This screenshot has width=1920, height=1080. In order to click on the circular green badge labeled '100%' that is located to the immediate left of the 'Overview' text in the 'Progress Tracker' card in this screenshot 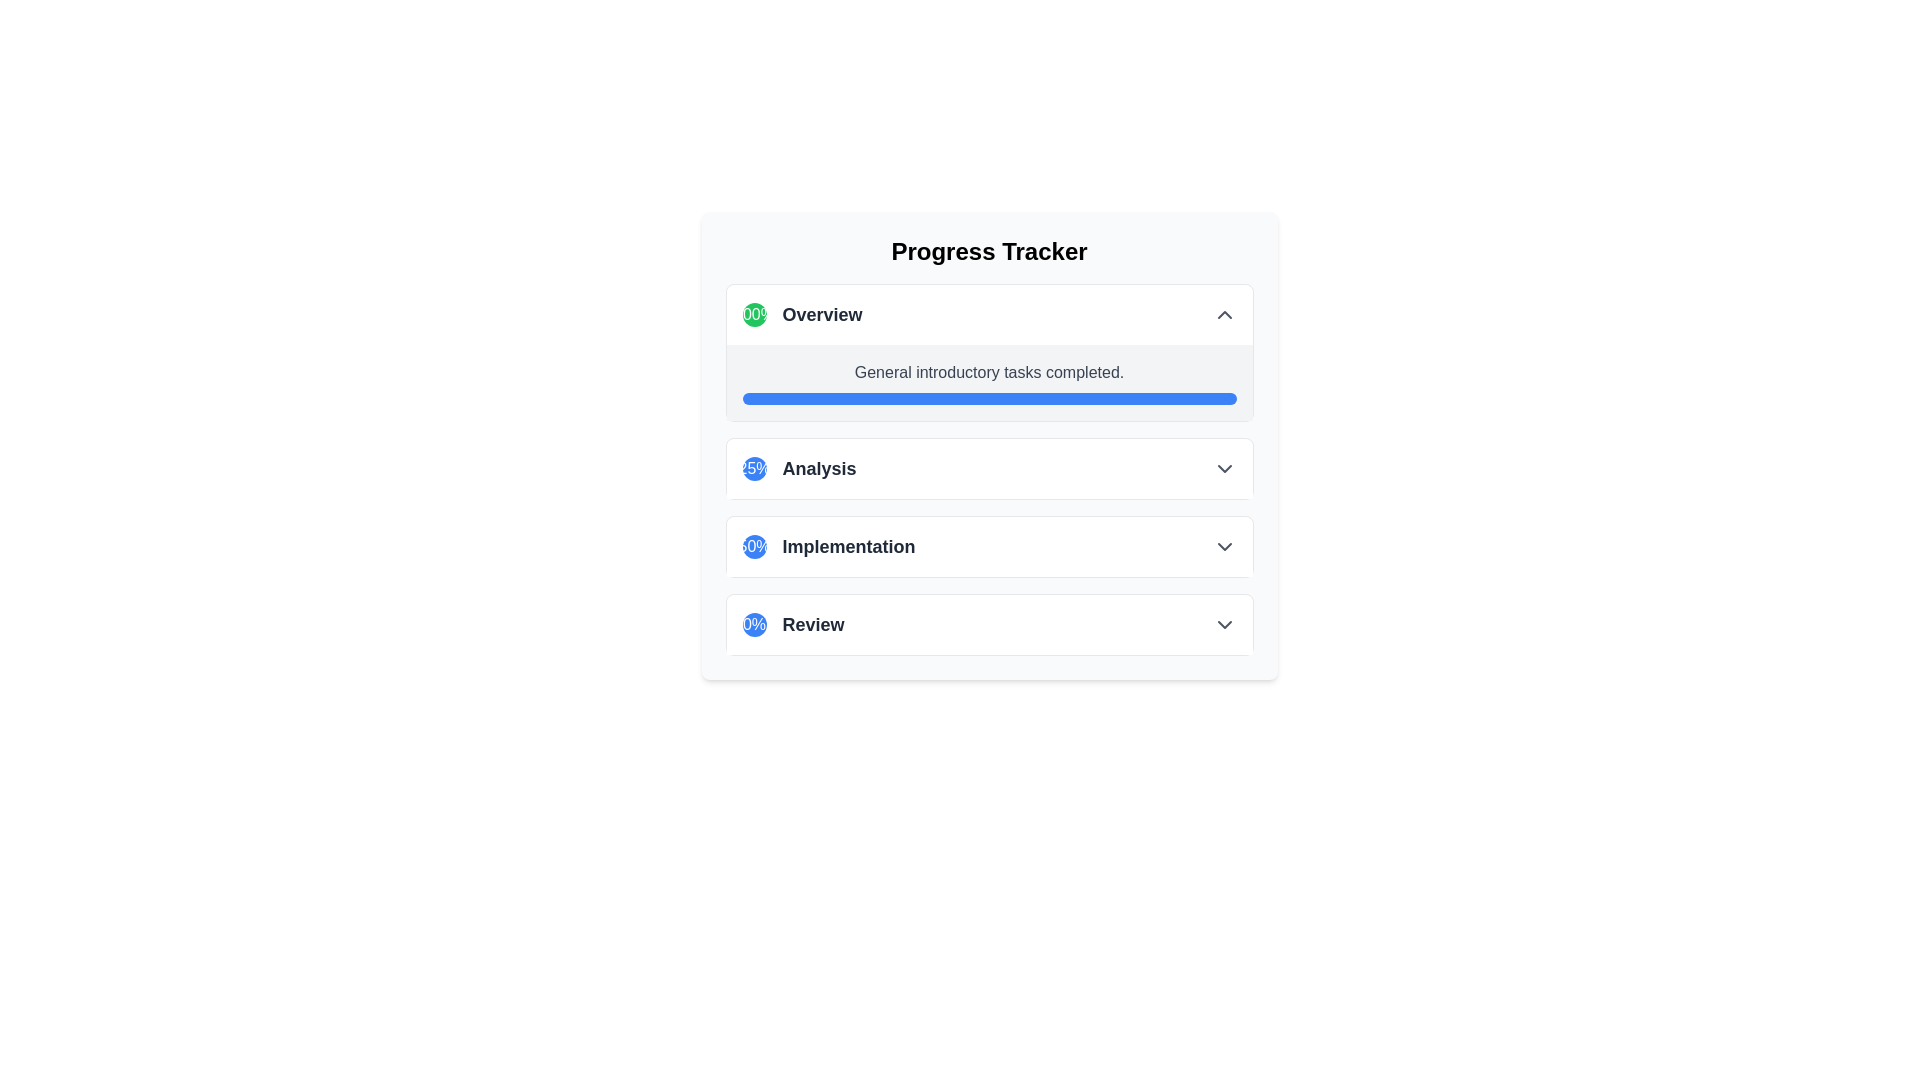, I will do `click(753, 315)`.